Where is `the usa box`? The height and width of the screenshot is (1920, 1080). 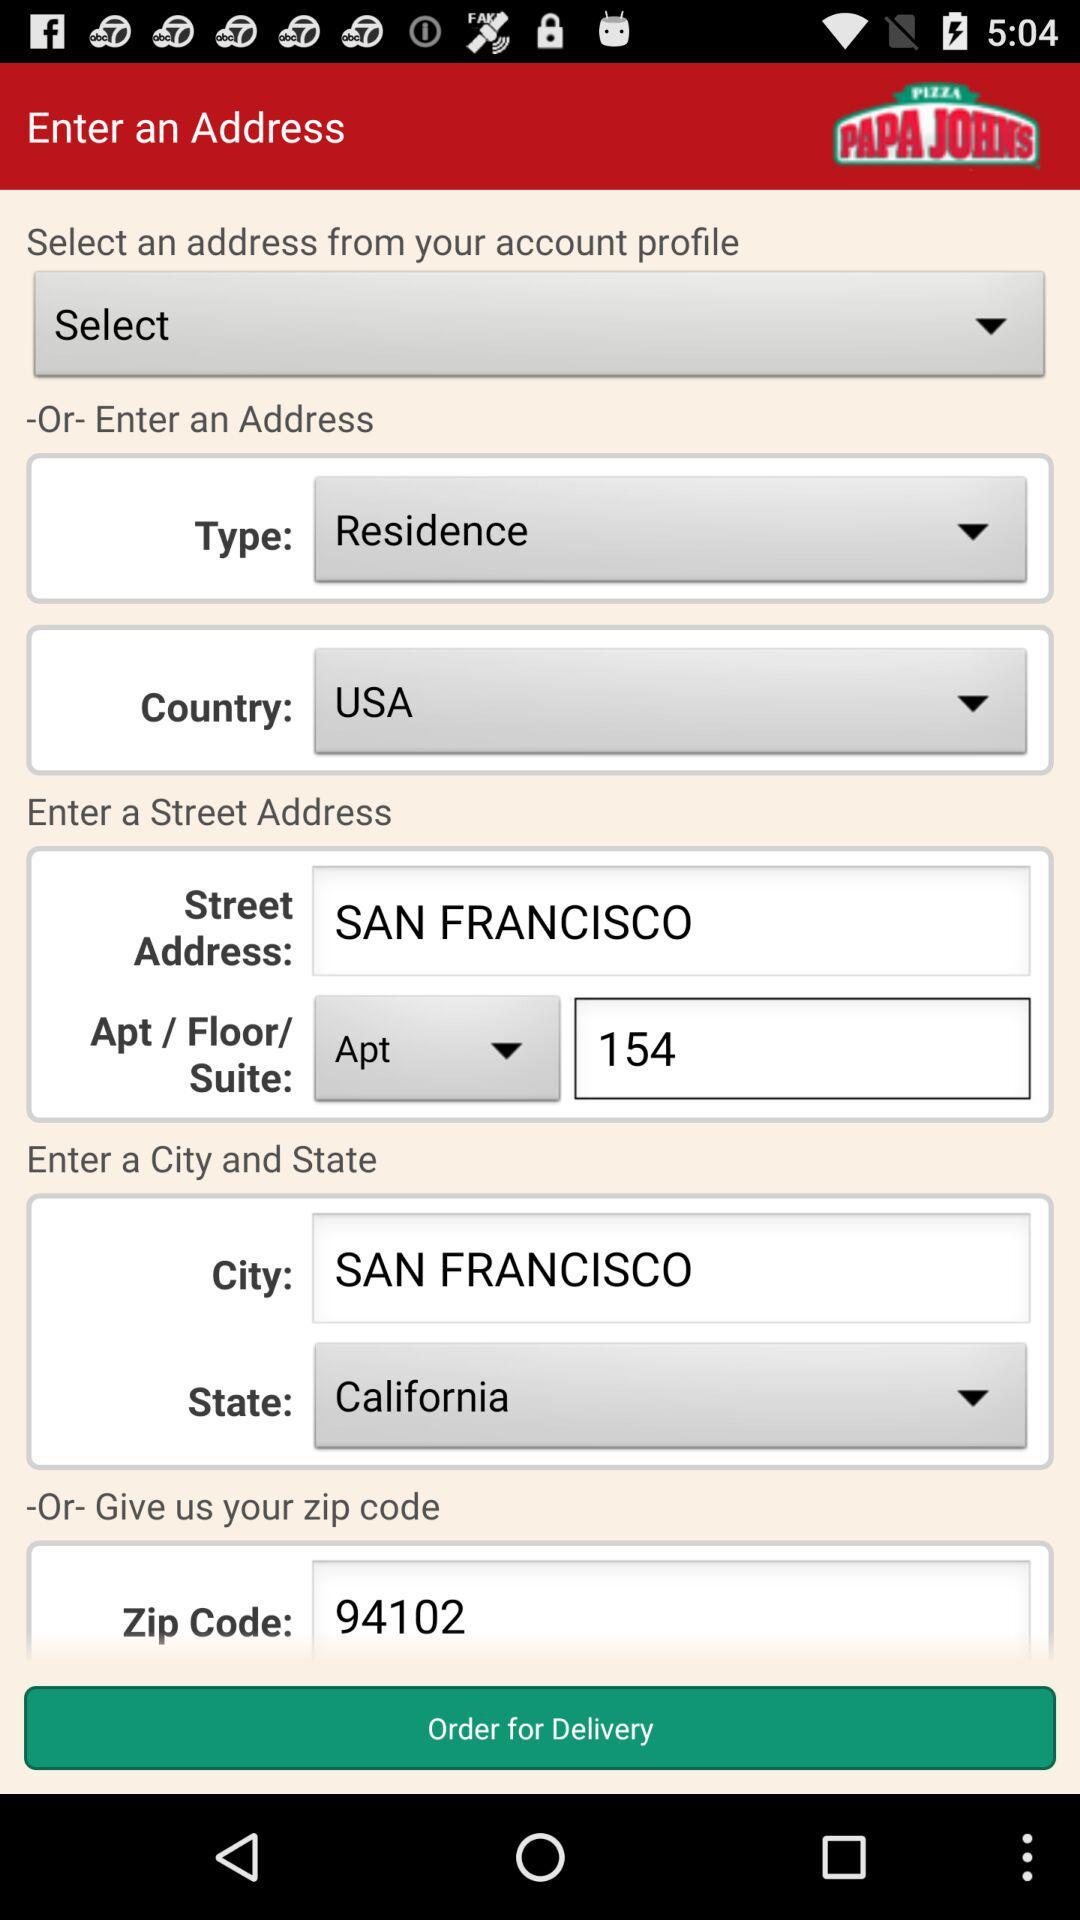 the usa box is located at coordinates (671, 706).